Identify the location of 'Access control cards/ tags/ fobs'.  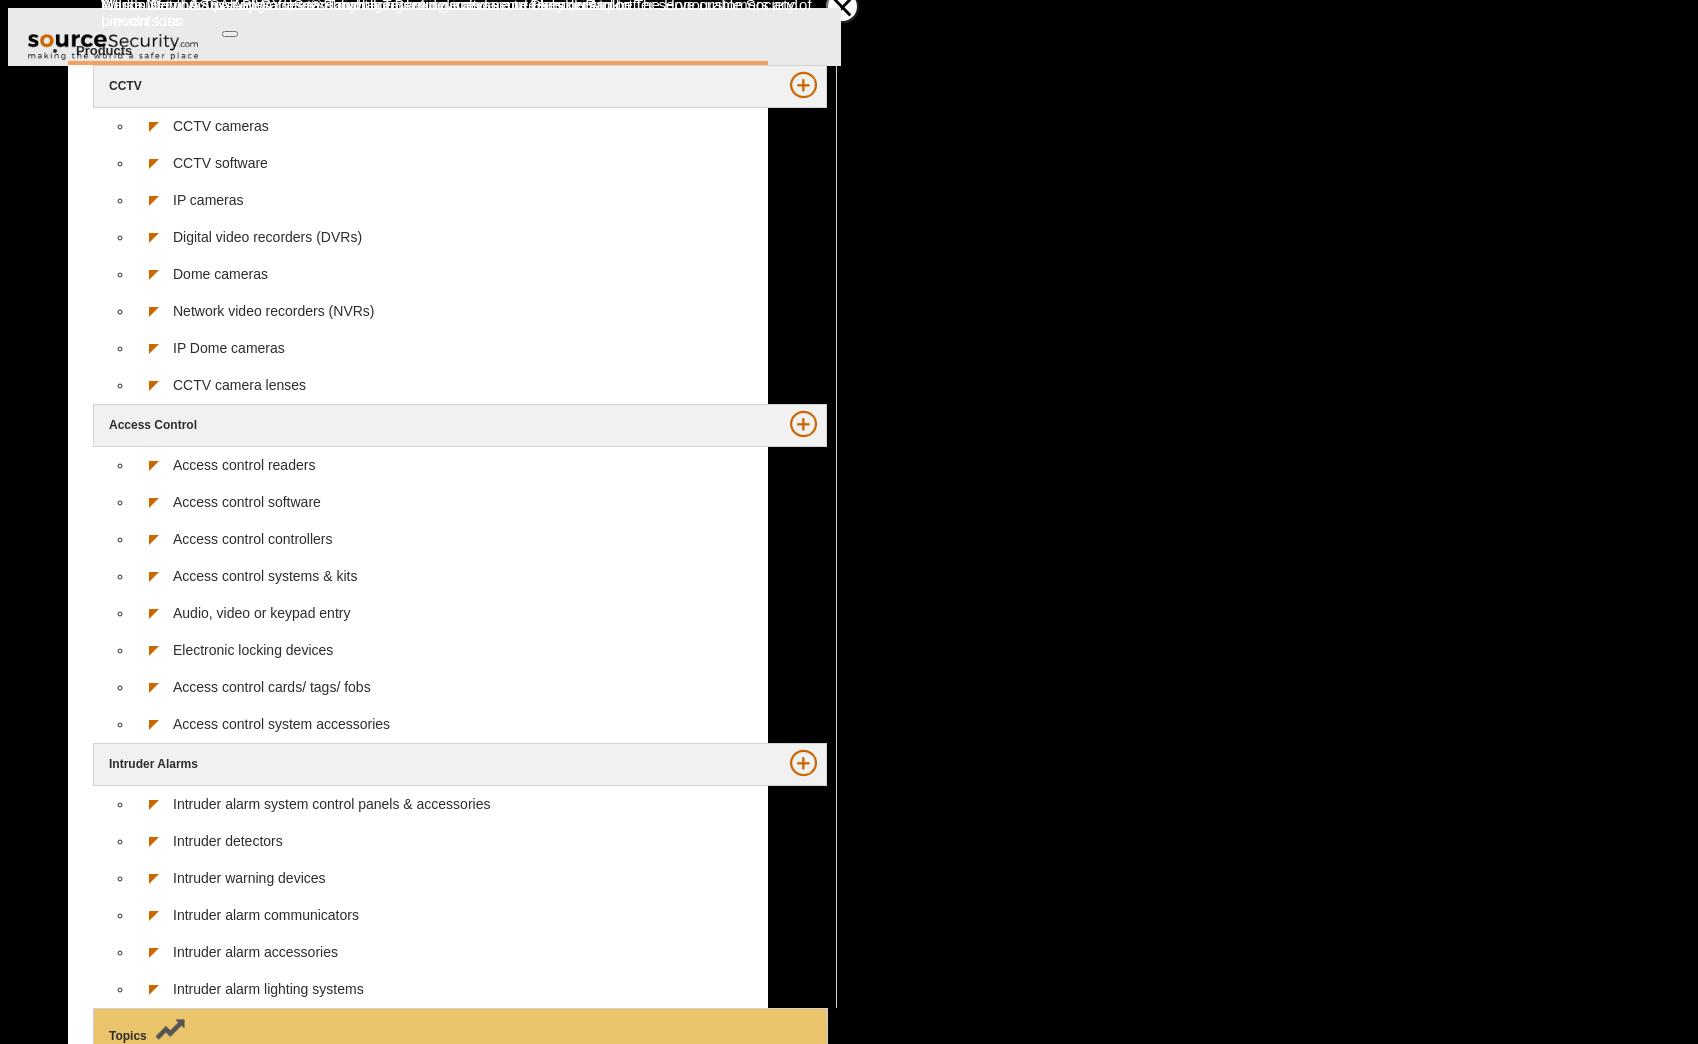
(173, 685).